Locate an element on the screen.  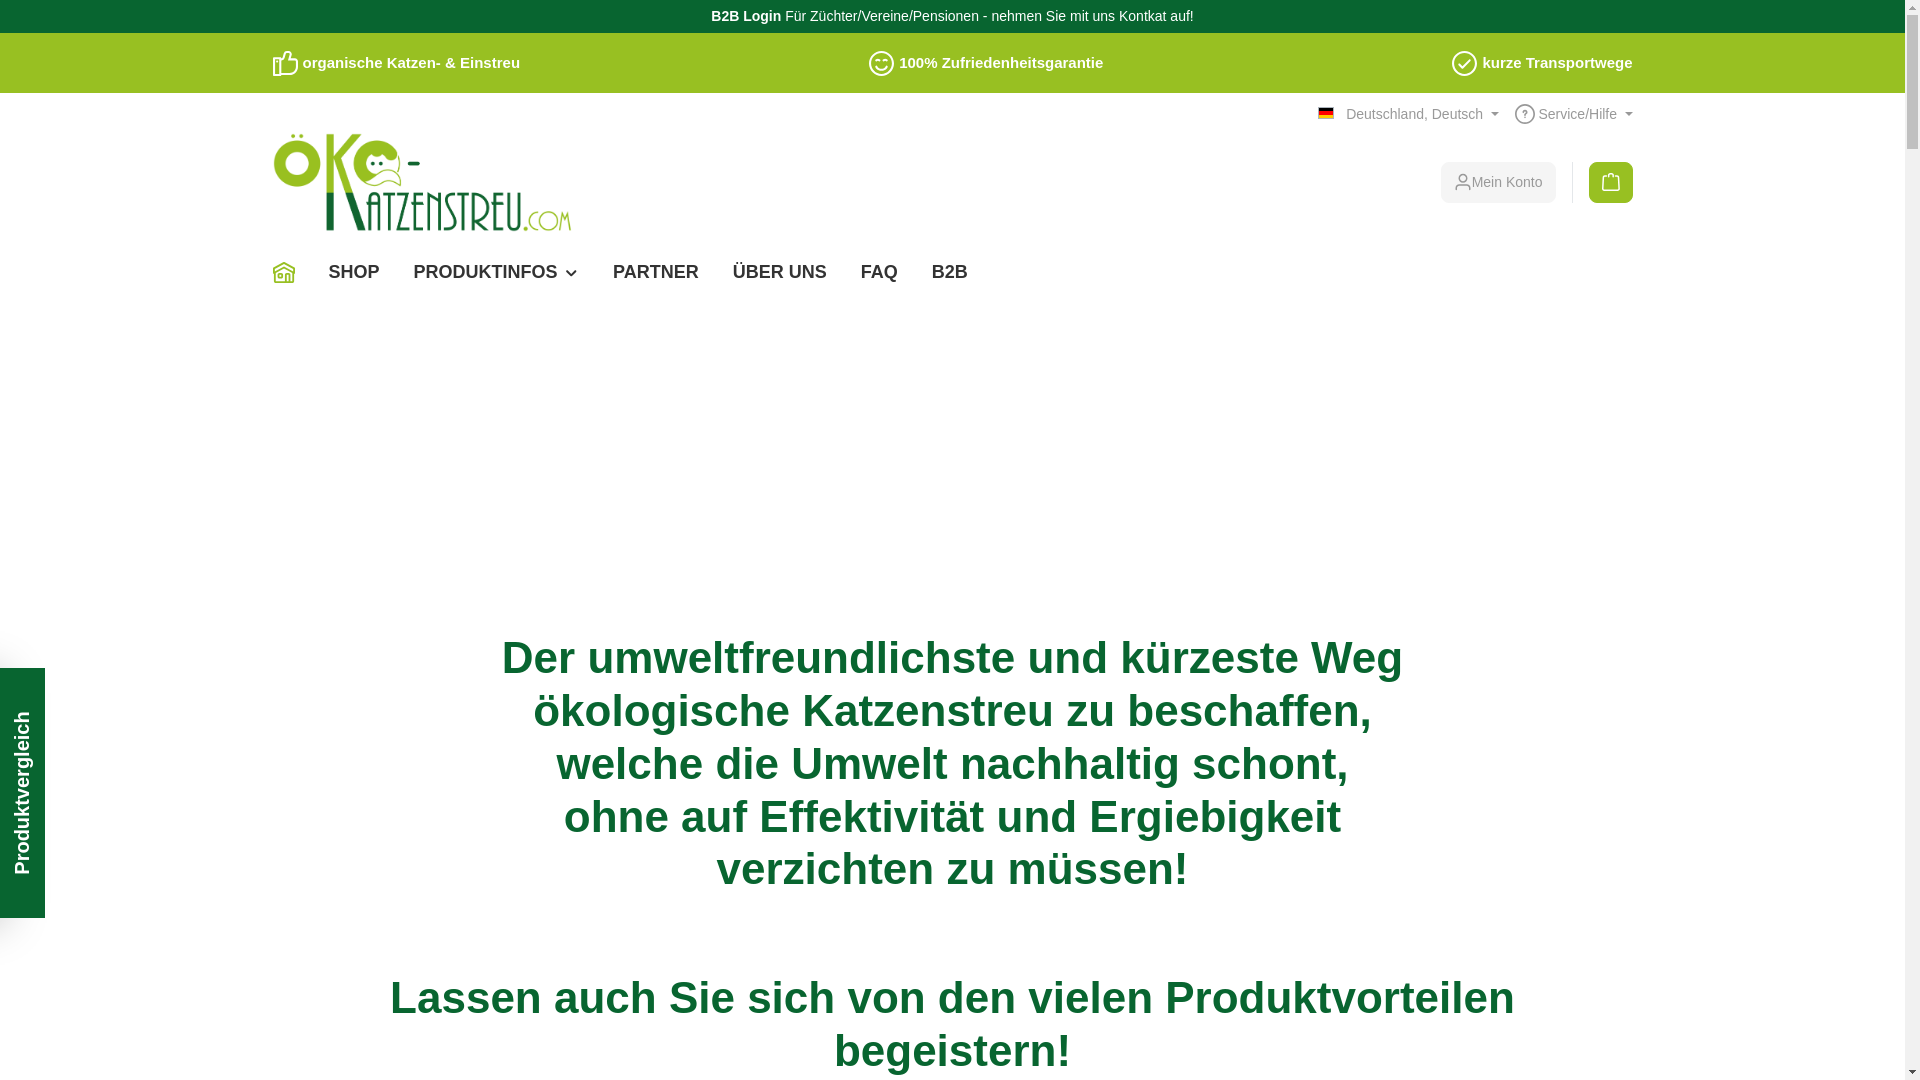
'Home' is located at coordinates (290, 272).